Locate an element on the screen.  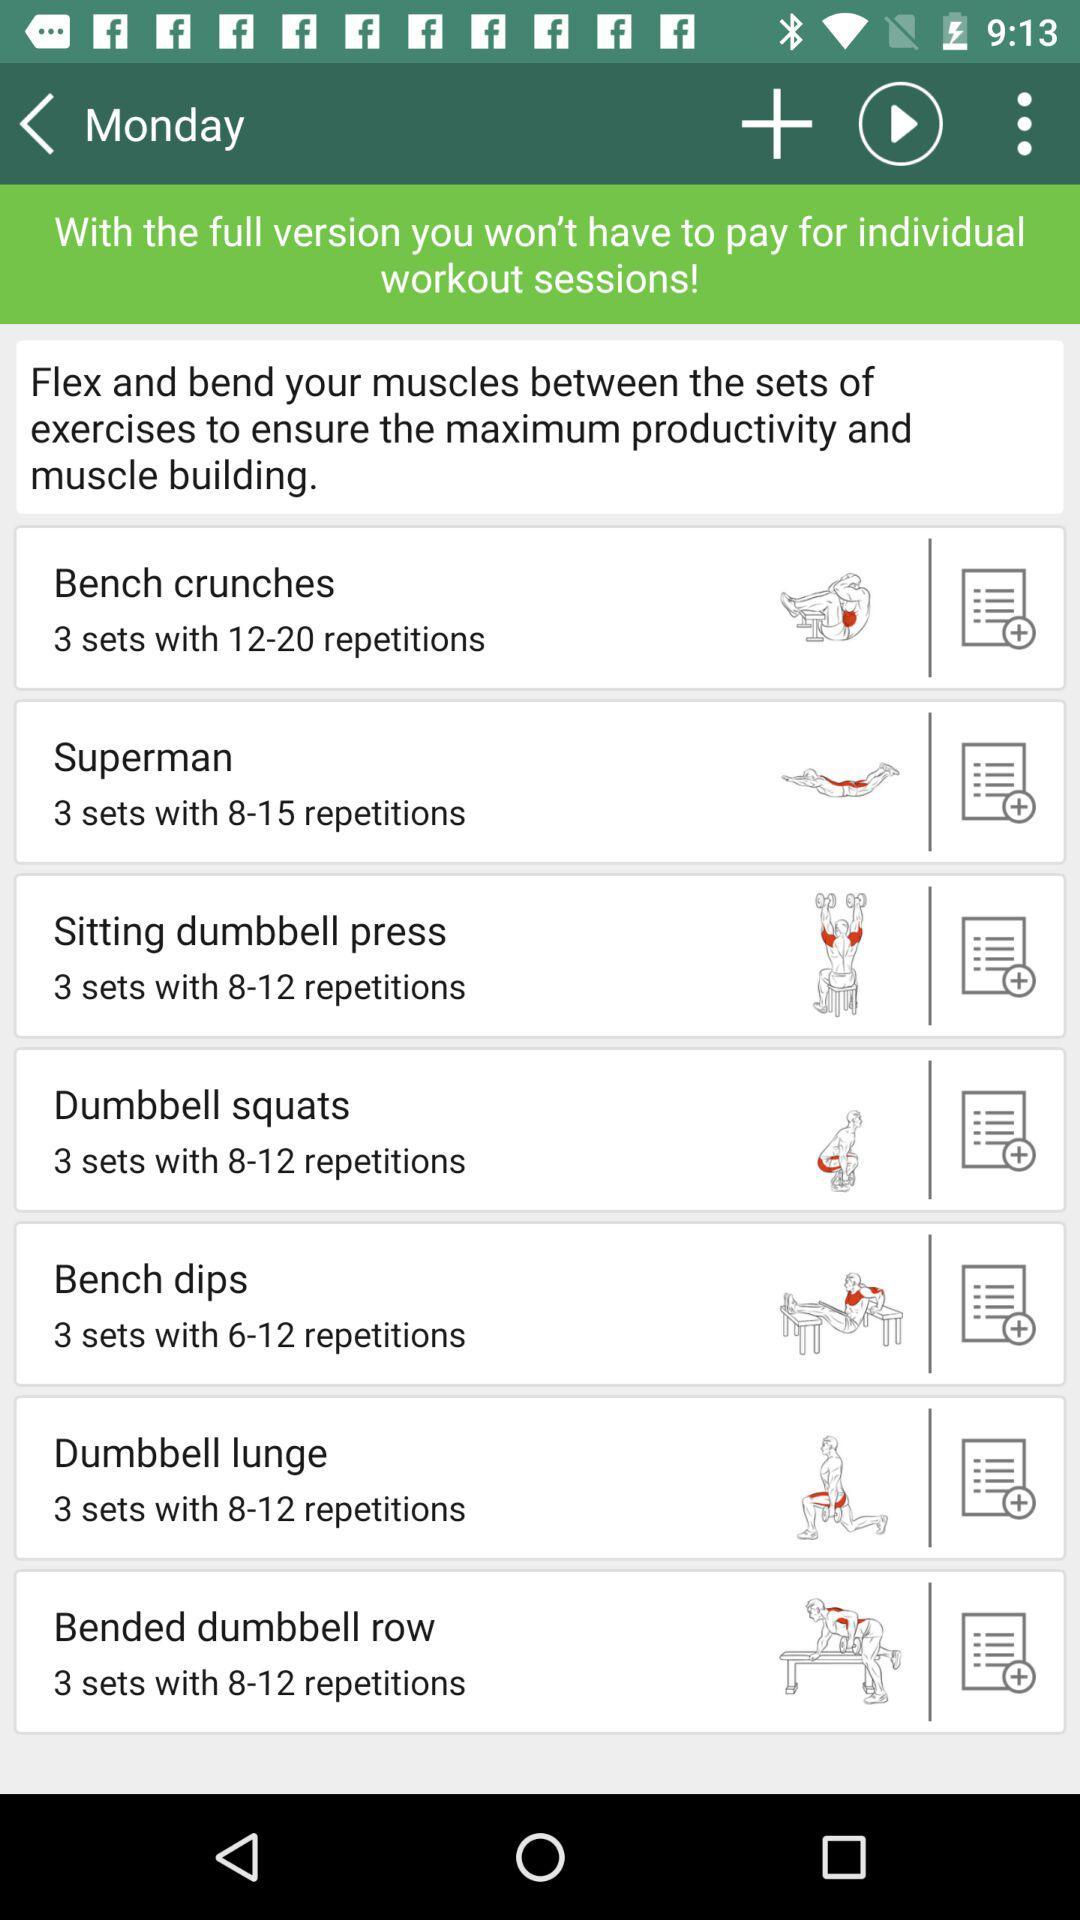
the add icon is located at coordinates (993, 954).